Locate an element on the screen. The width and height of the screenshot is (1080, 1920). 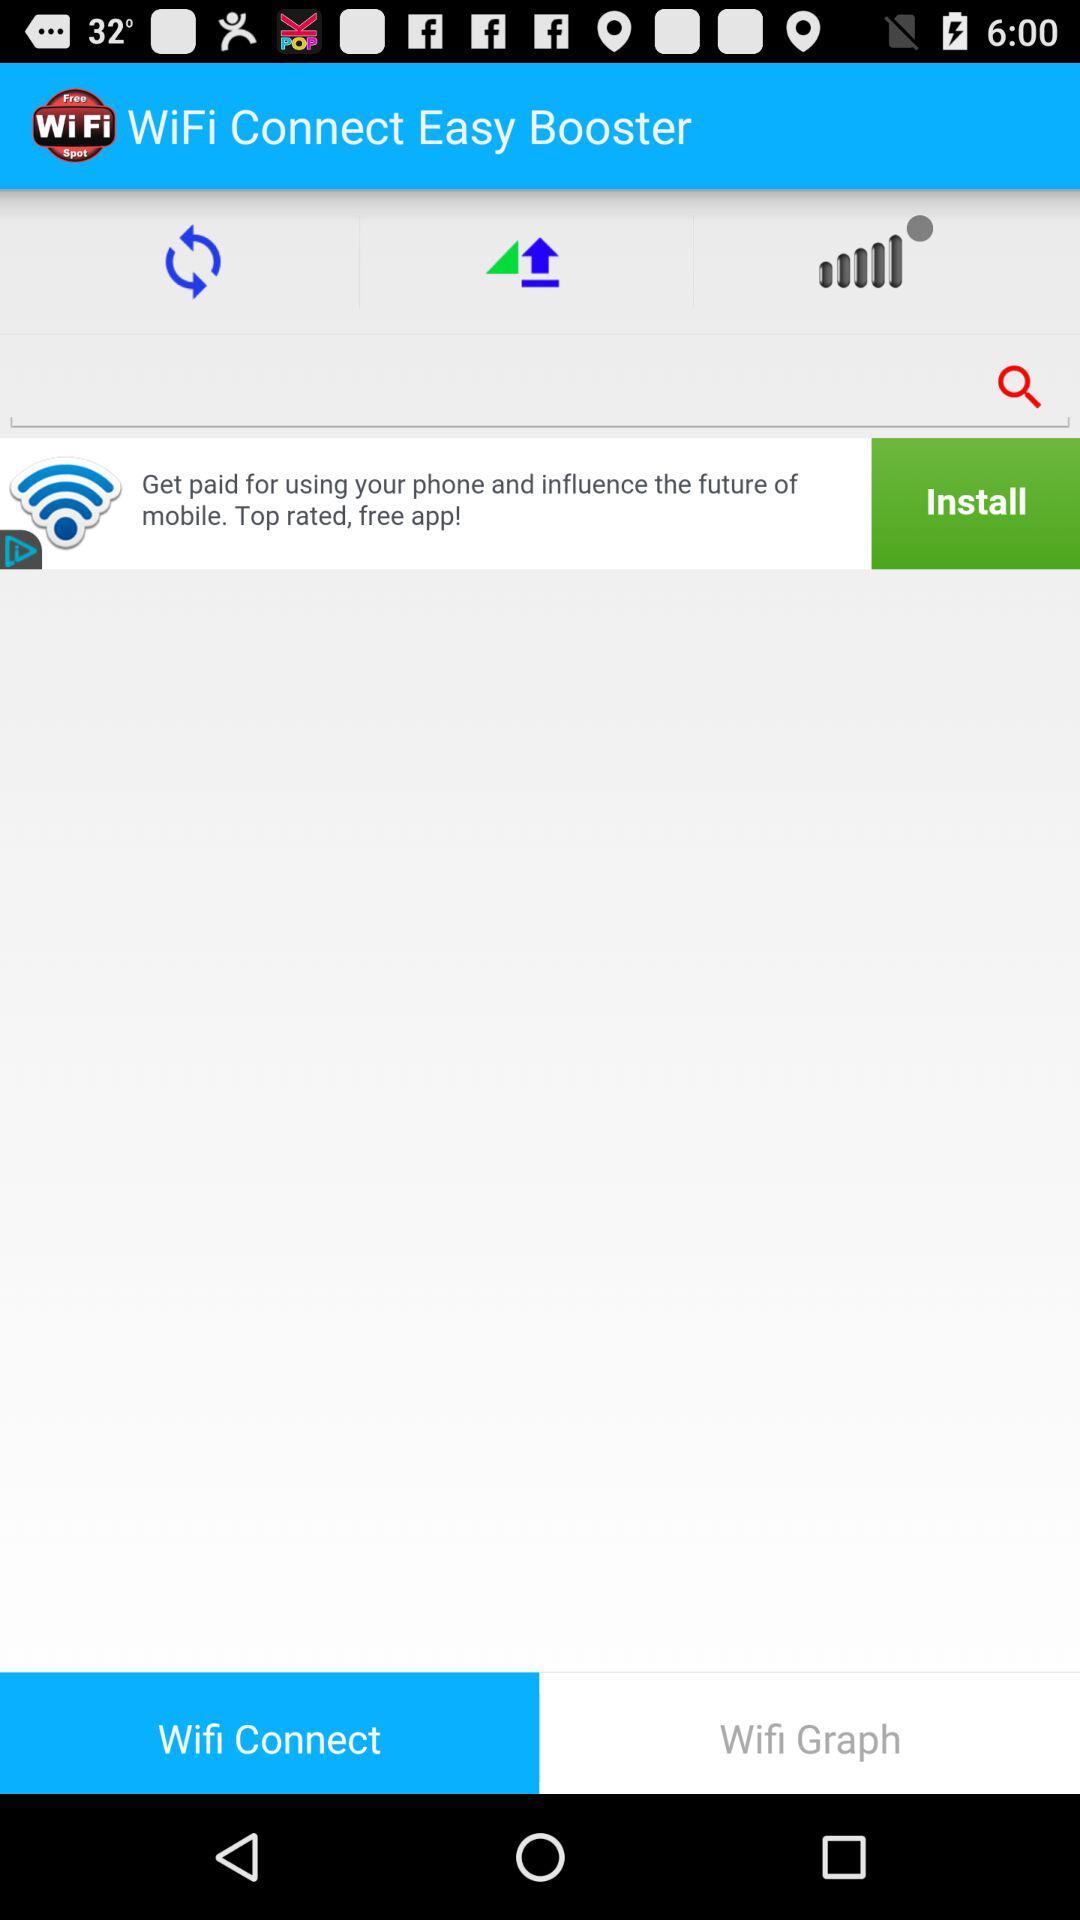
the logo at top left corner is located at coordinates (72, 124).